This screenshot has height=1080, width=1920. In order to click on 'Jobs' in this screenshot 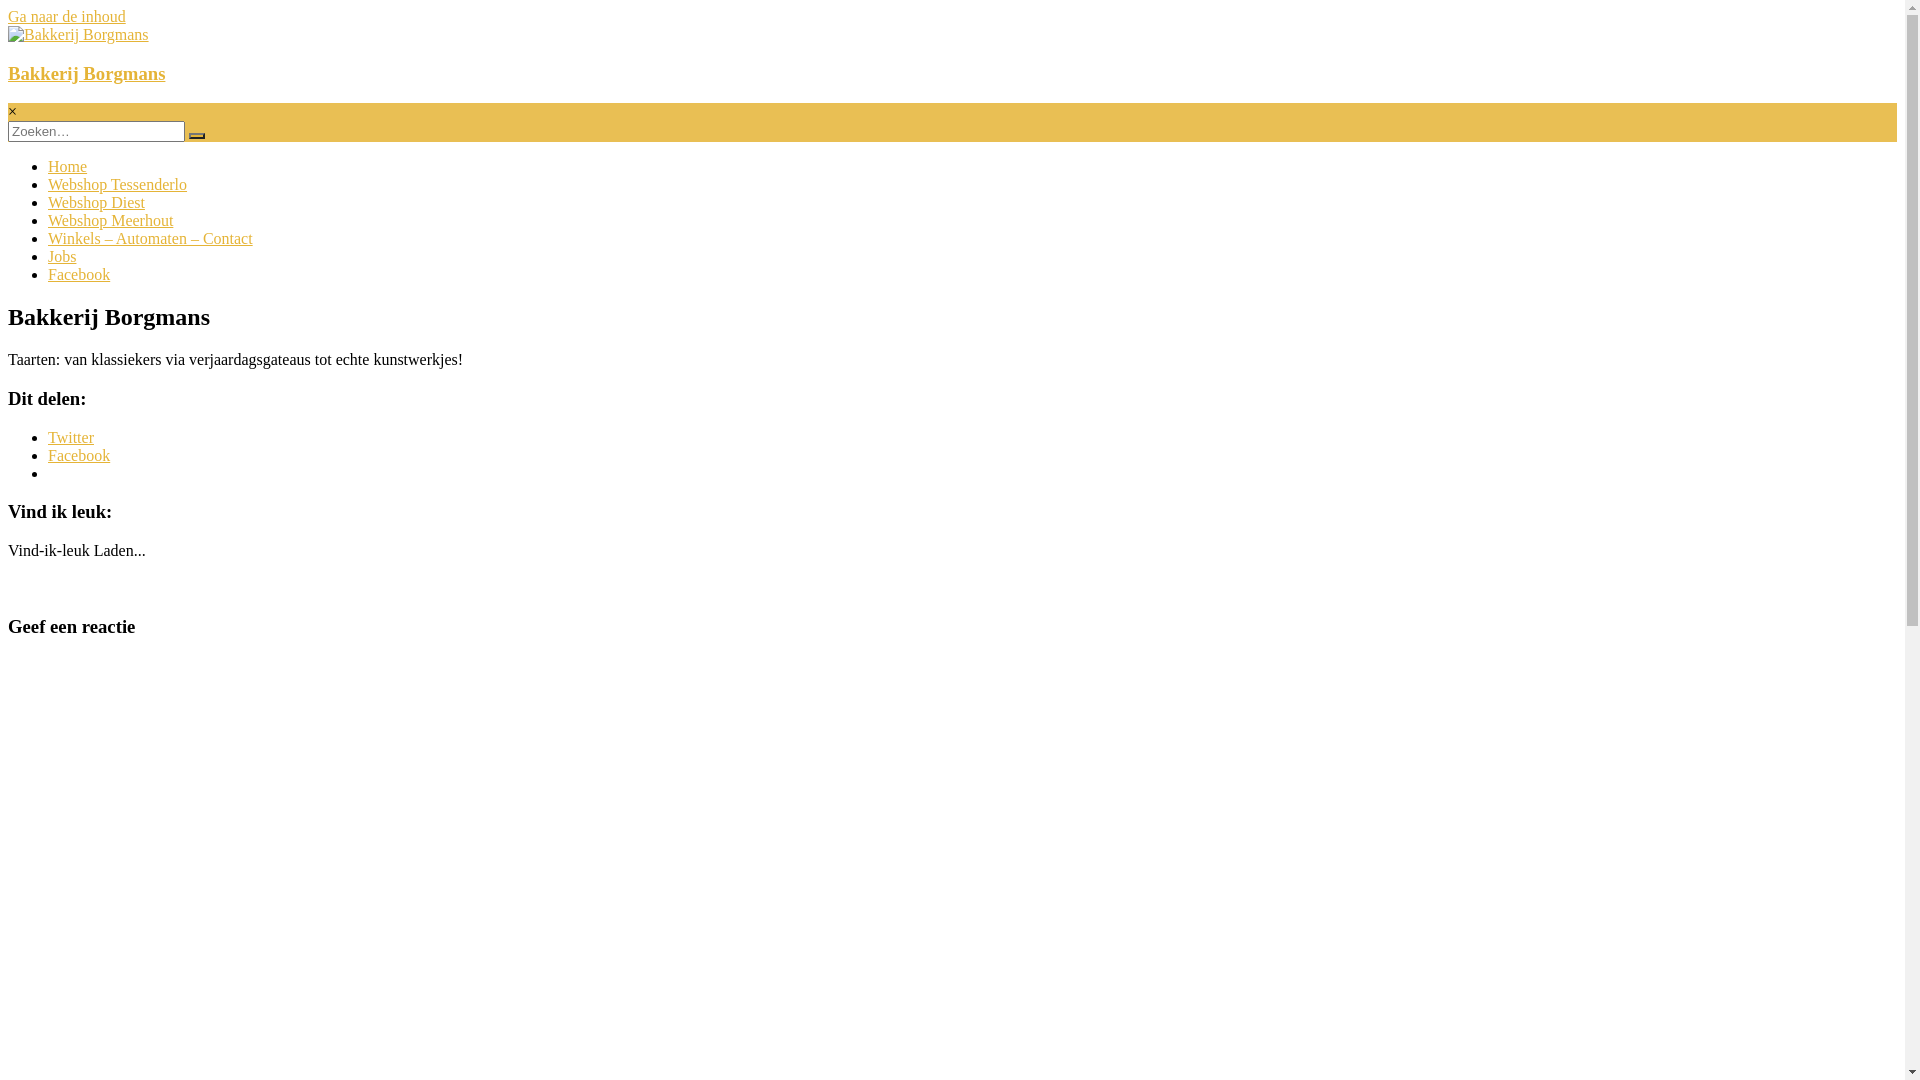, I will do `click(62, 255)`.